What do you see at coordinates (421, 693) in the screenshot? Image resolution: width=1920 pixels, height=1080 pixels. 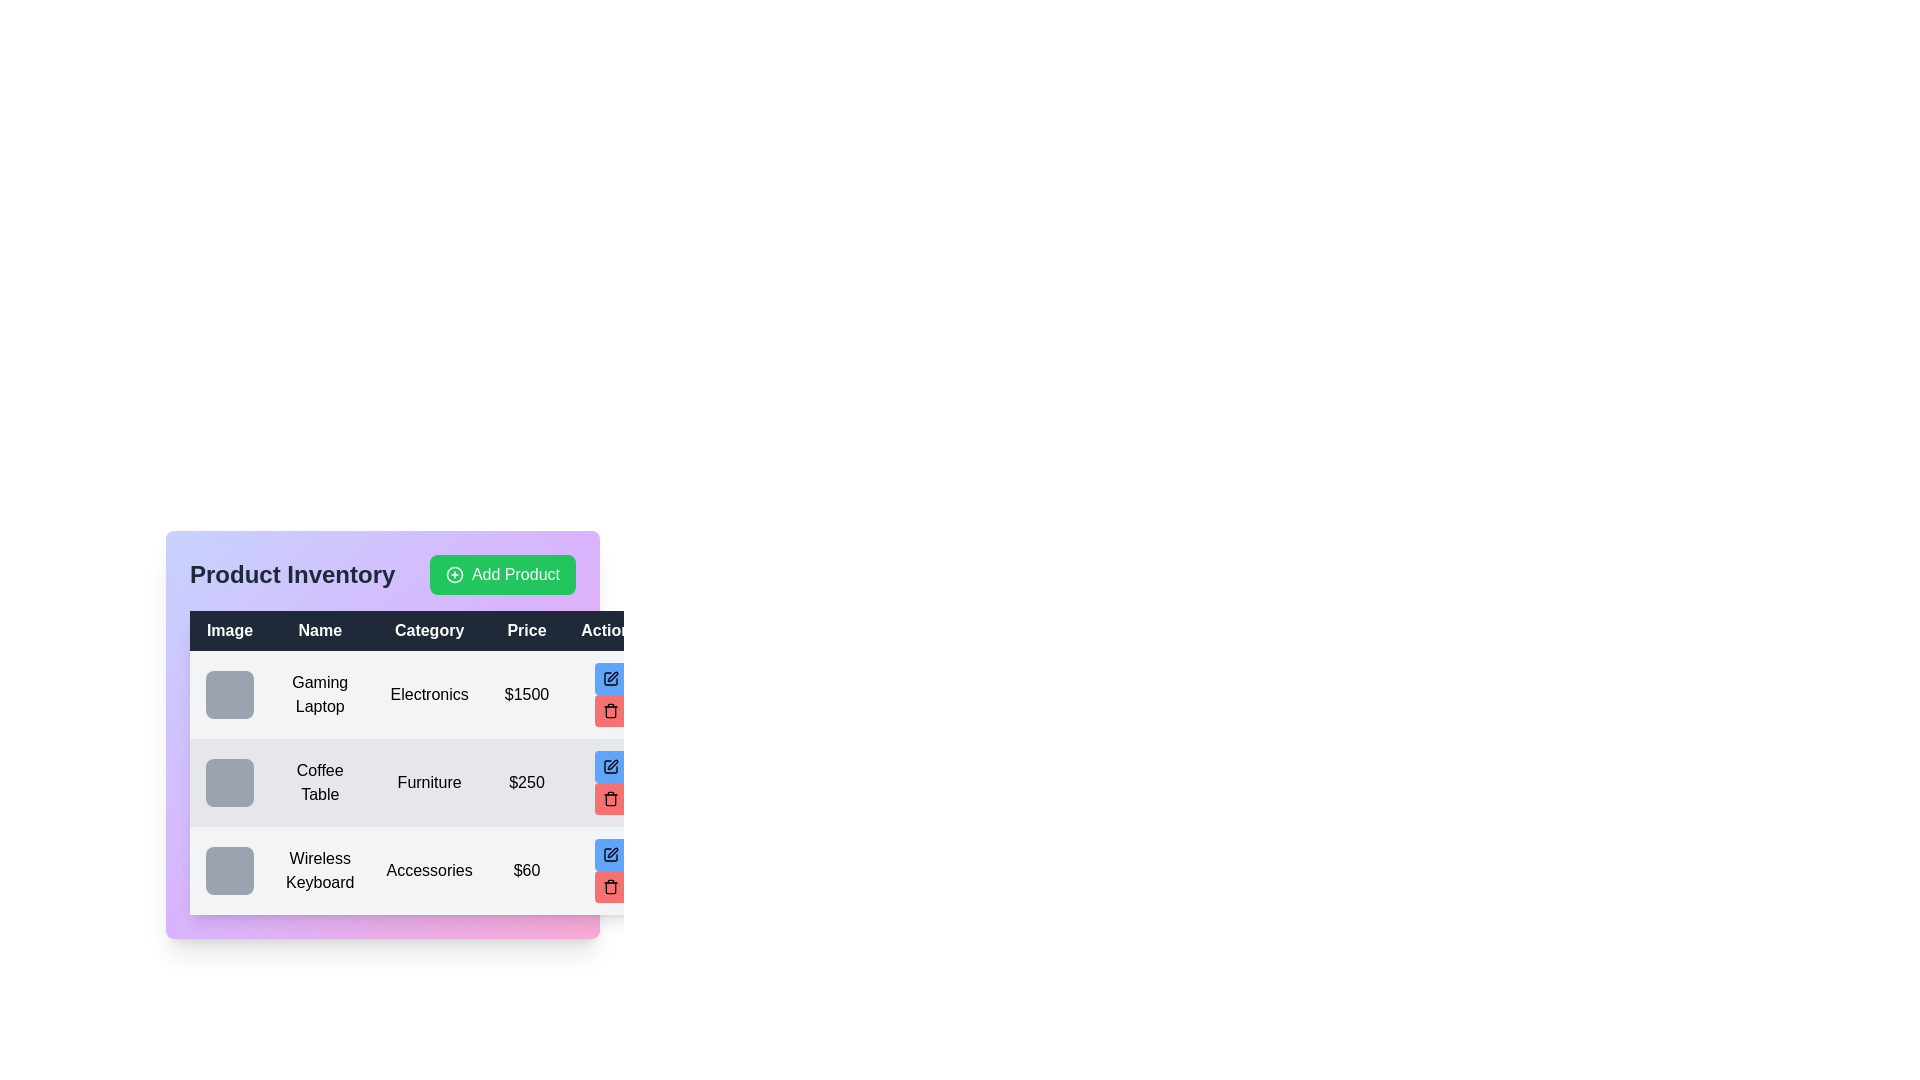 I see `the product entry for 'Gaming Laptop'` at bounding box center [421, 693].